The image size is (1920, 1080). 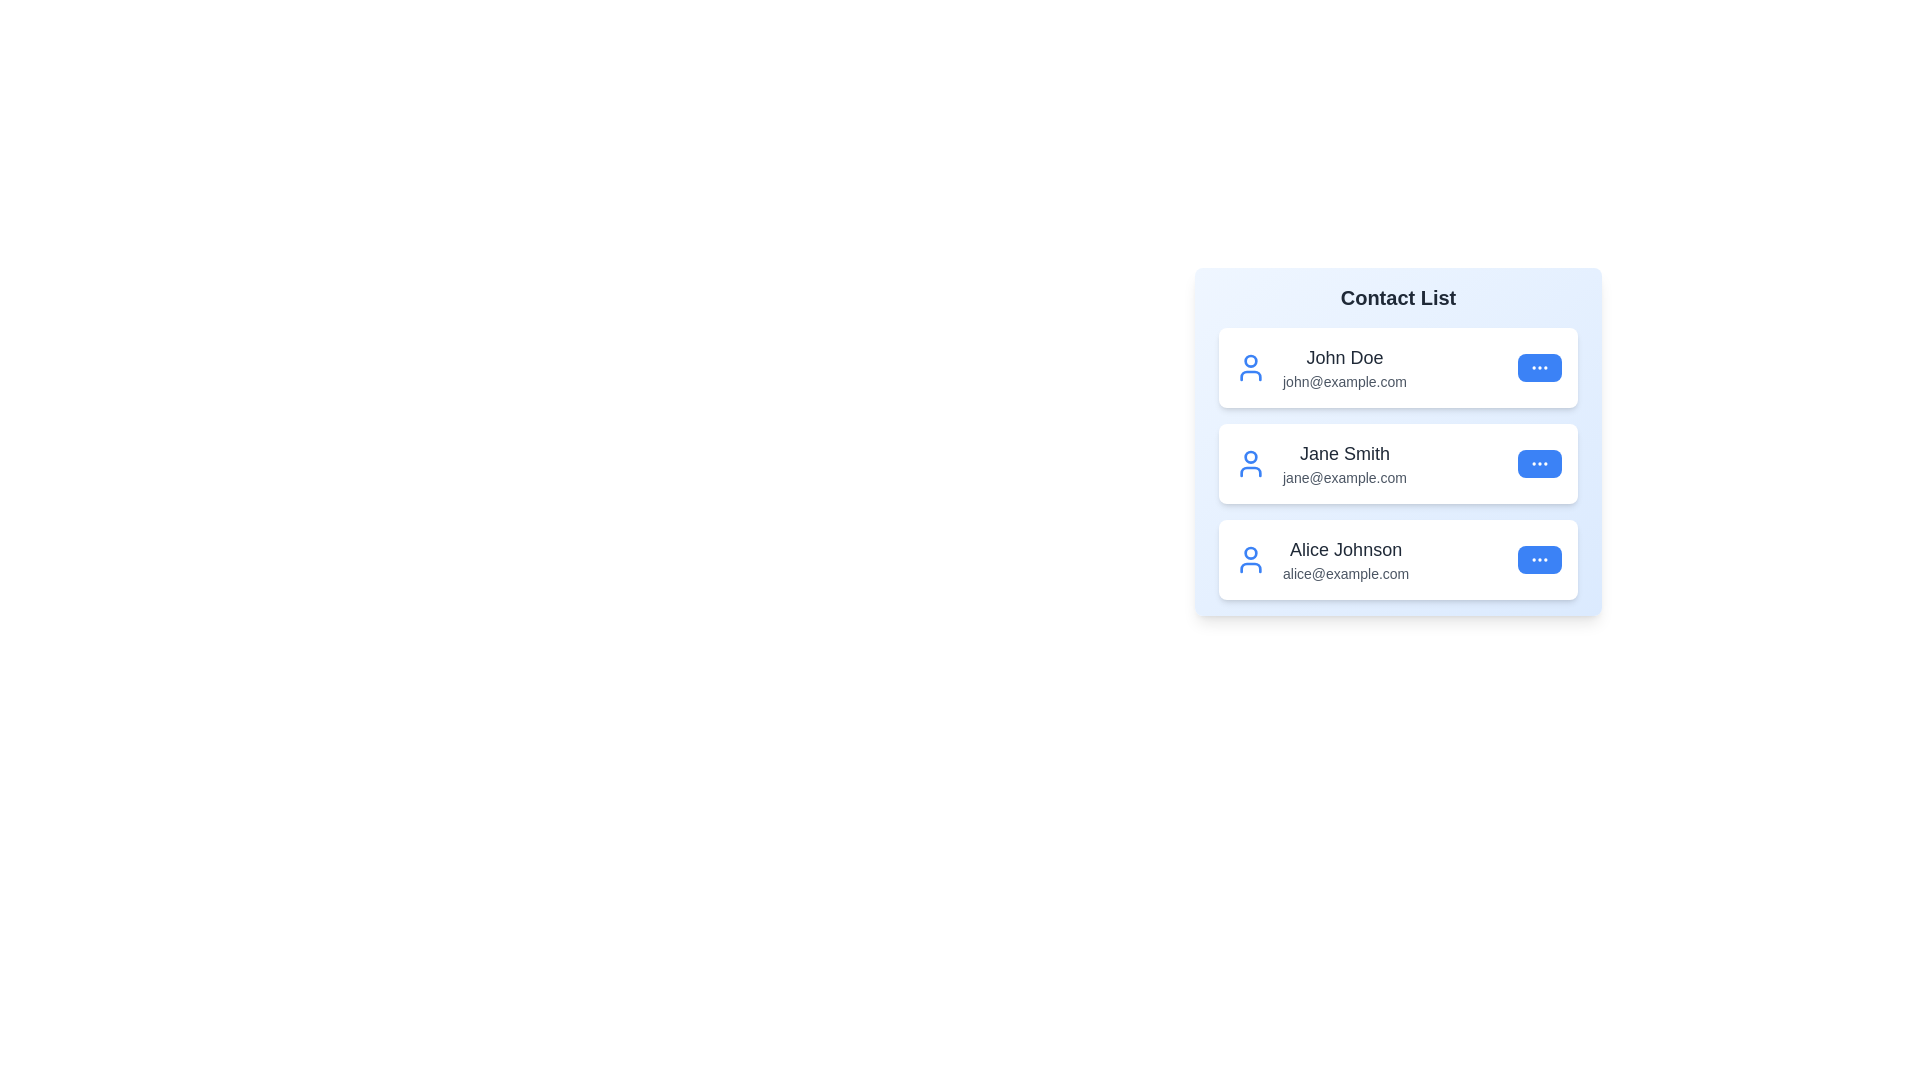 I want to click on the user icon for Jane Smith, so click(x=1250, y=463).